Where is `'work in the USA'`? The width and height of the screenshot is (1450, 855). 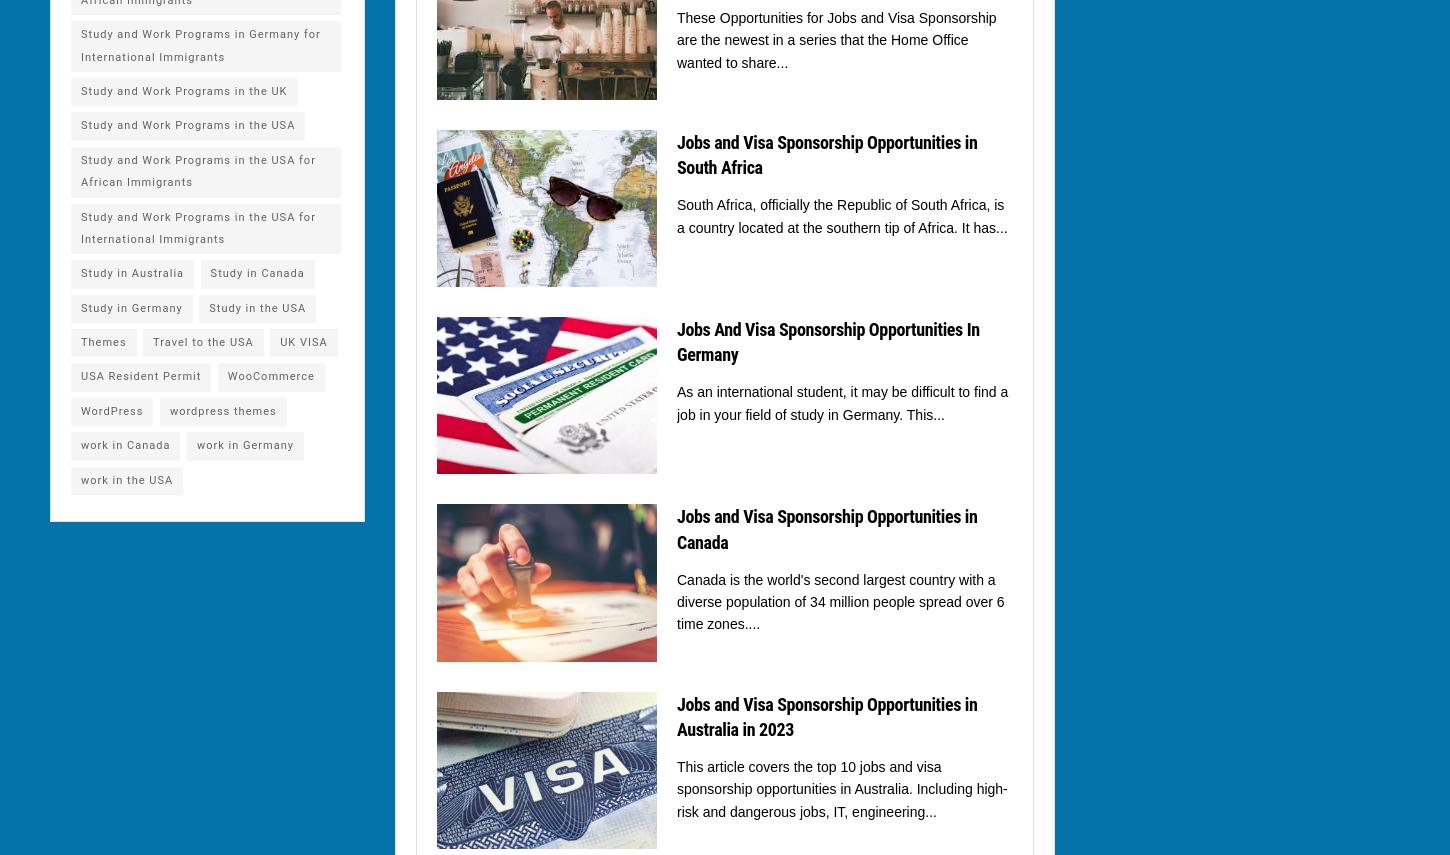
'work in the USA' is located at coordinates (126, 479).